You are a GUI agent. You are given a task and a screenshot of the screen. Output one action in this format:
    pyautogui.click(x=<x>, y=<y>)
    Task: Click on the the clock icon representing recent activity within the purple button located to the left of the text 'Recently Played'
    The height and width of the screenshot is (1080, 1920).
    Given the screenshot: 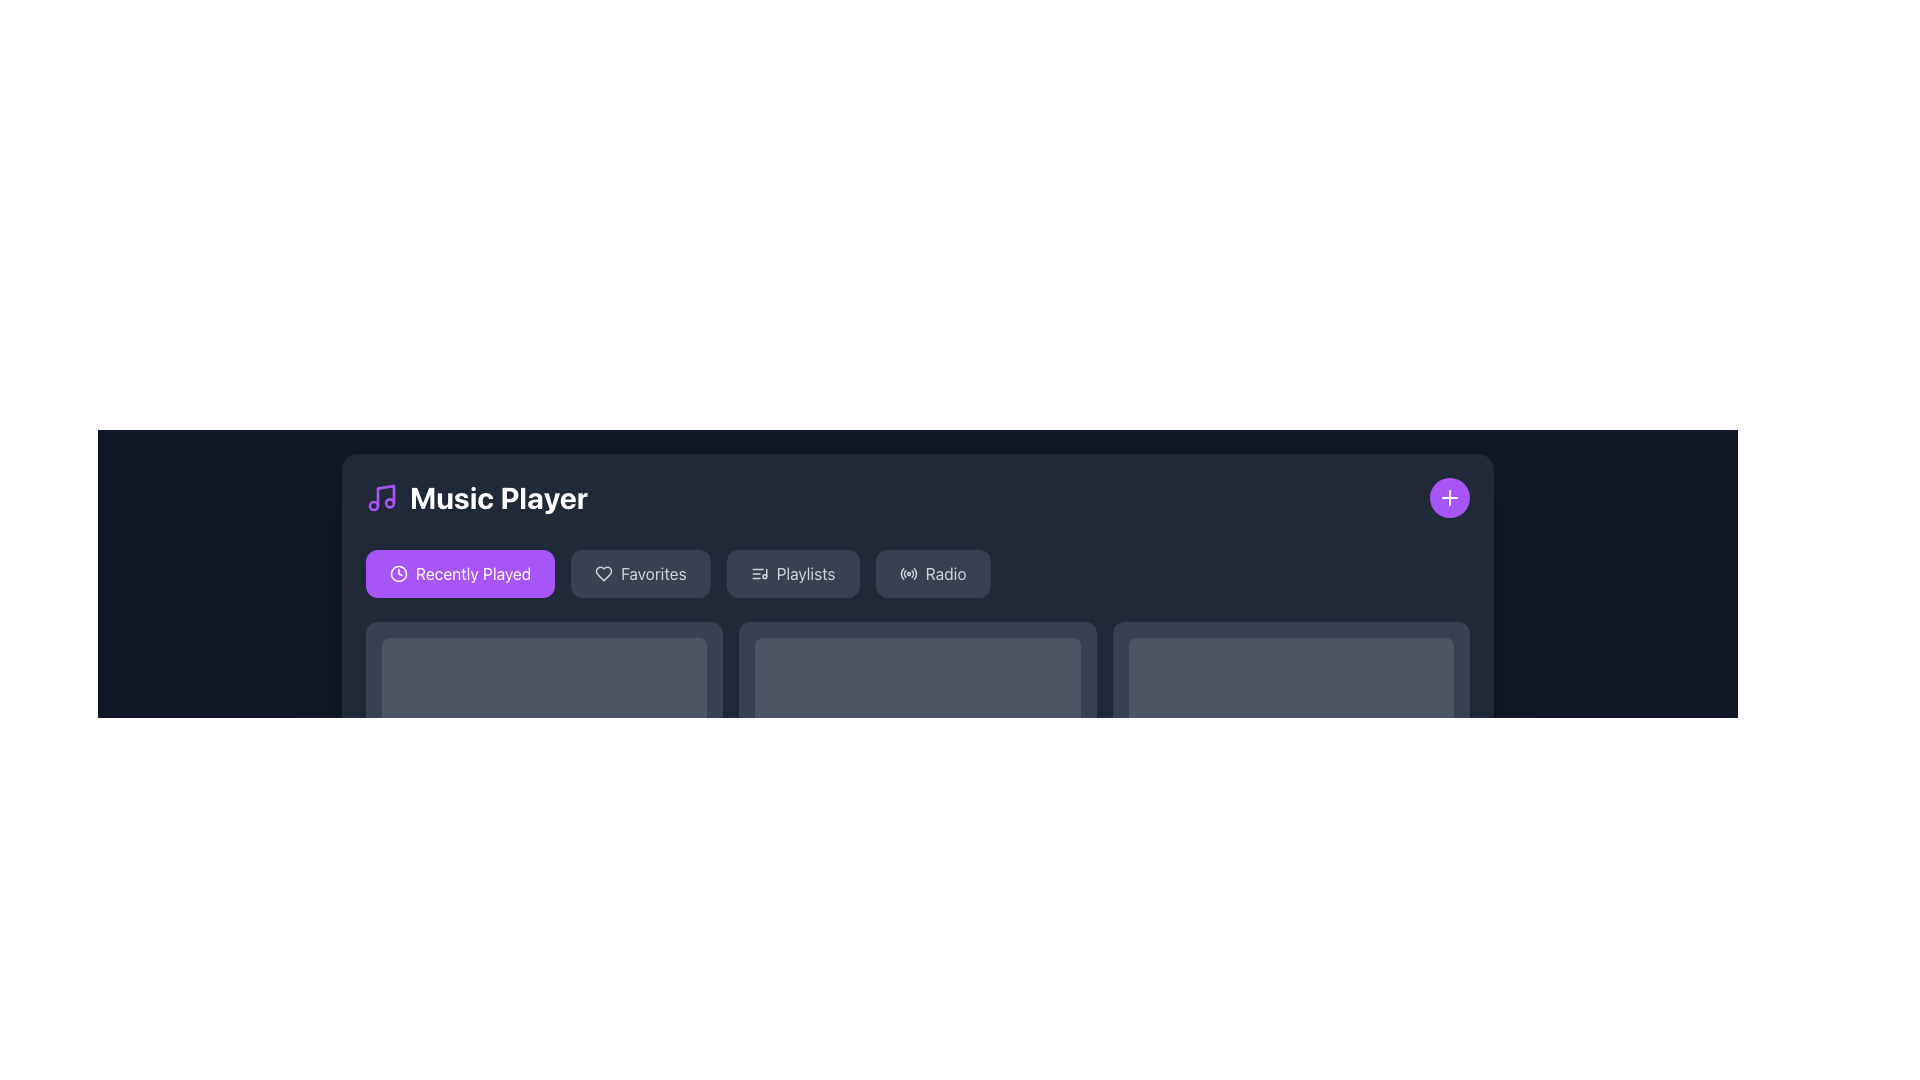 What is the action you would take?
    pyautogui.click(x=398, y=574)
    